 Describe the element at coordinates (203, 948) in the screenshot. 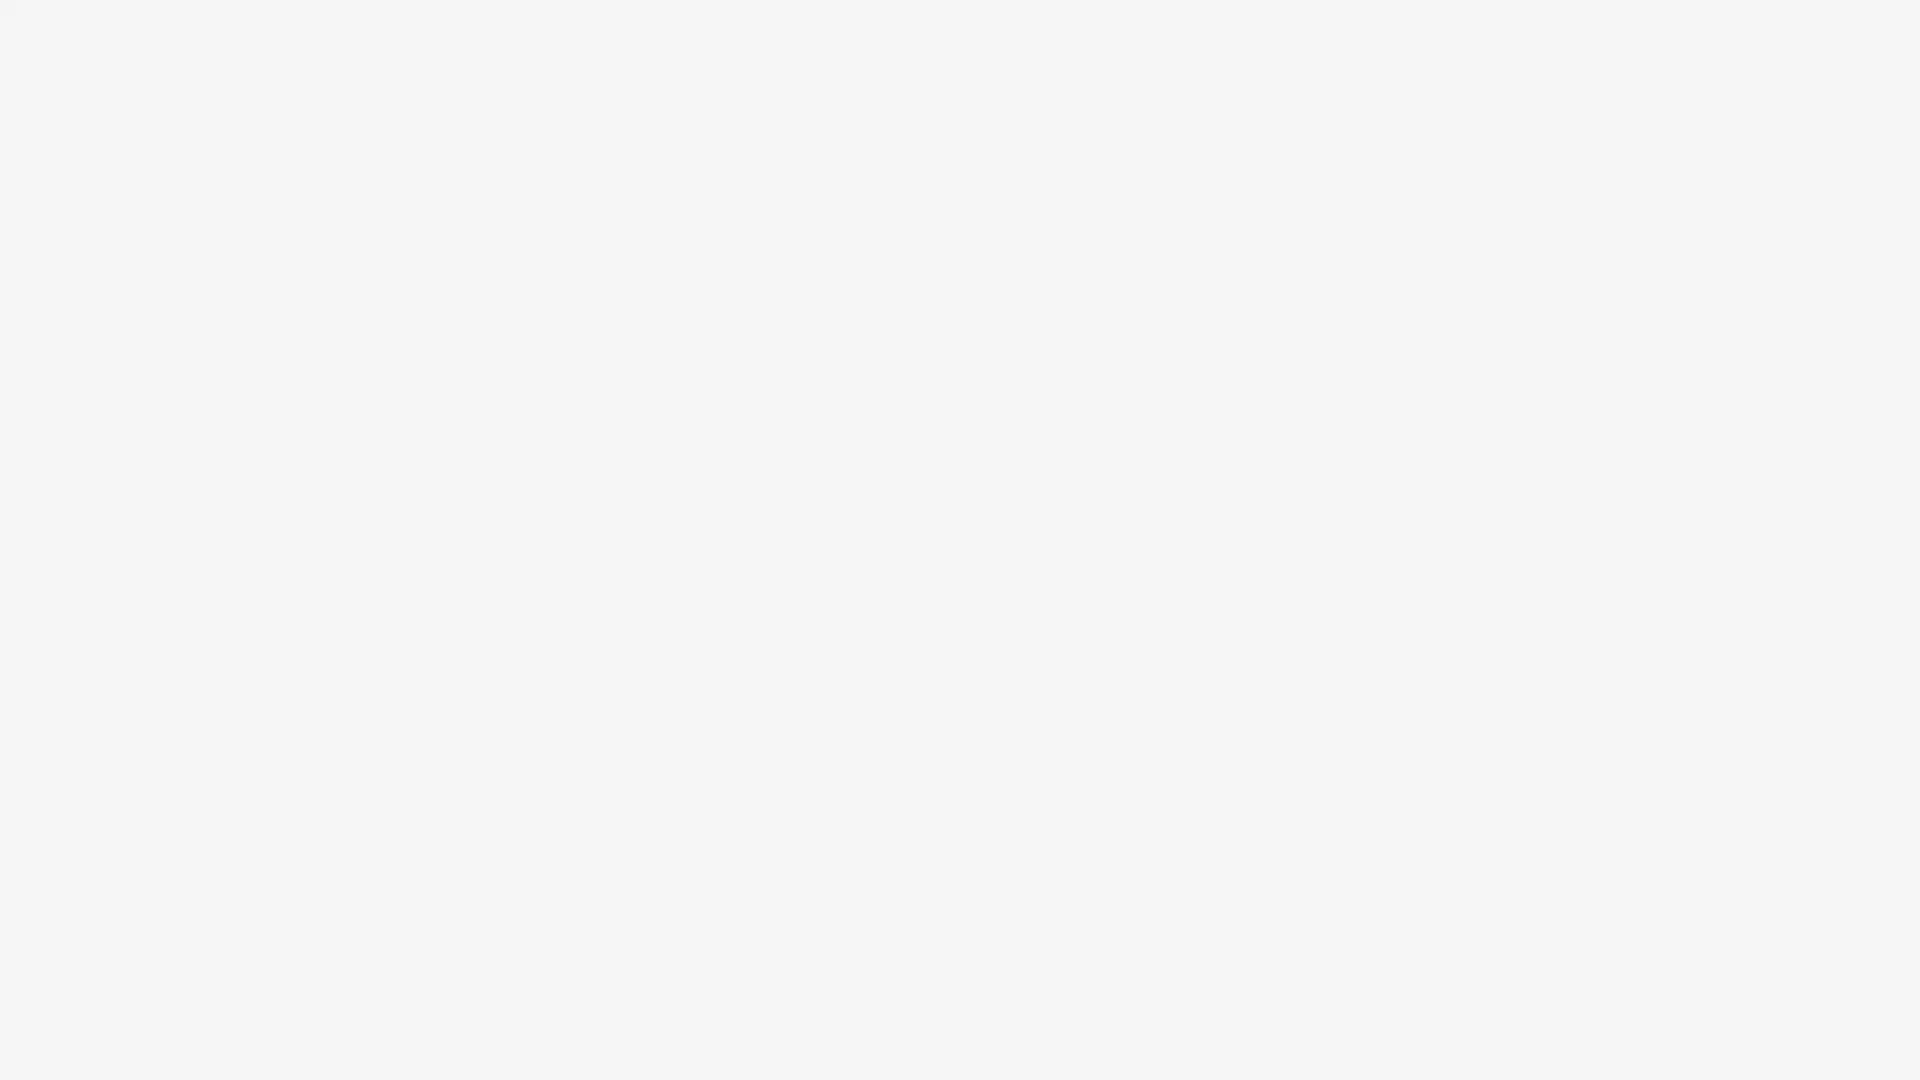

I see `Got It` at that location.